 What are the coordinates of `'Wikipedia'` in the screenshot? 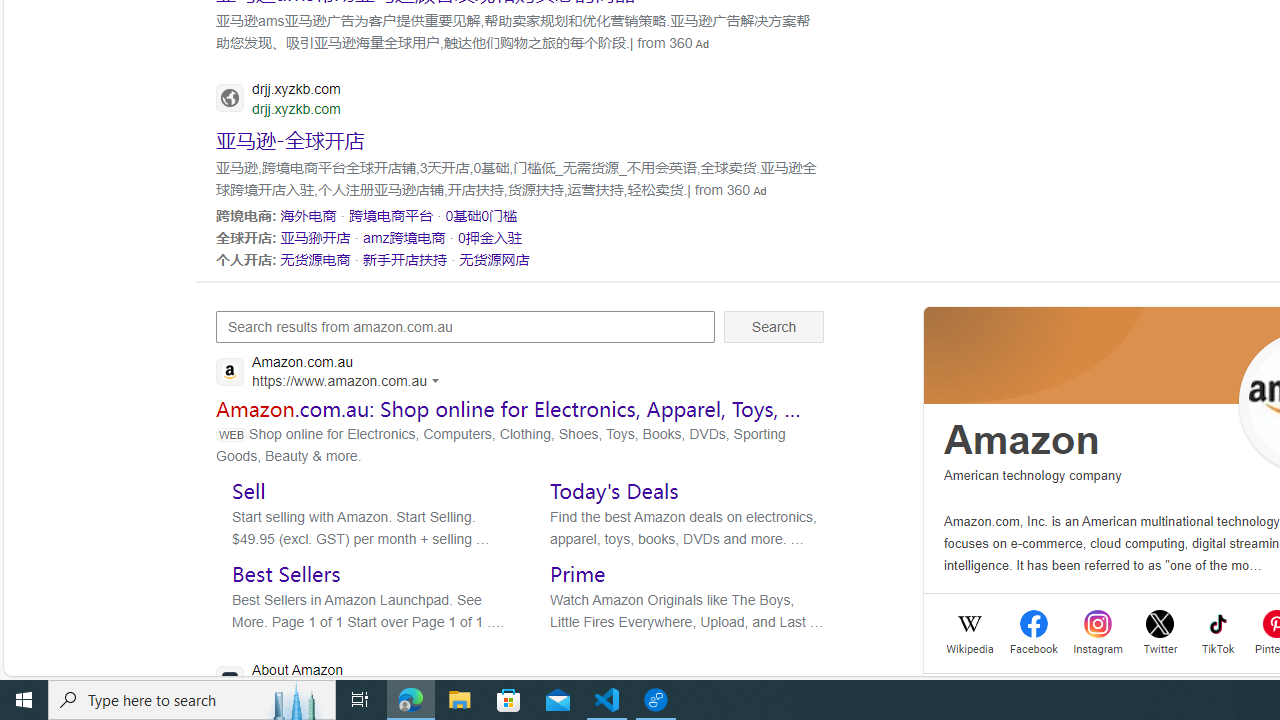 It's located at (970, 647).